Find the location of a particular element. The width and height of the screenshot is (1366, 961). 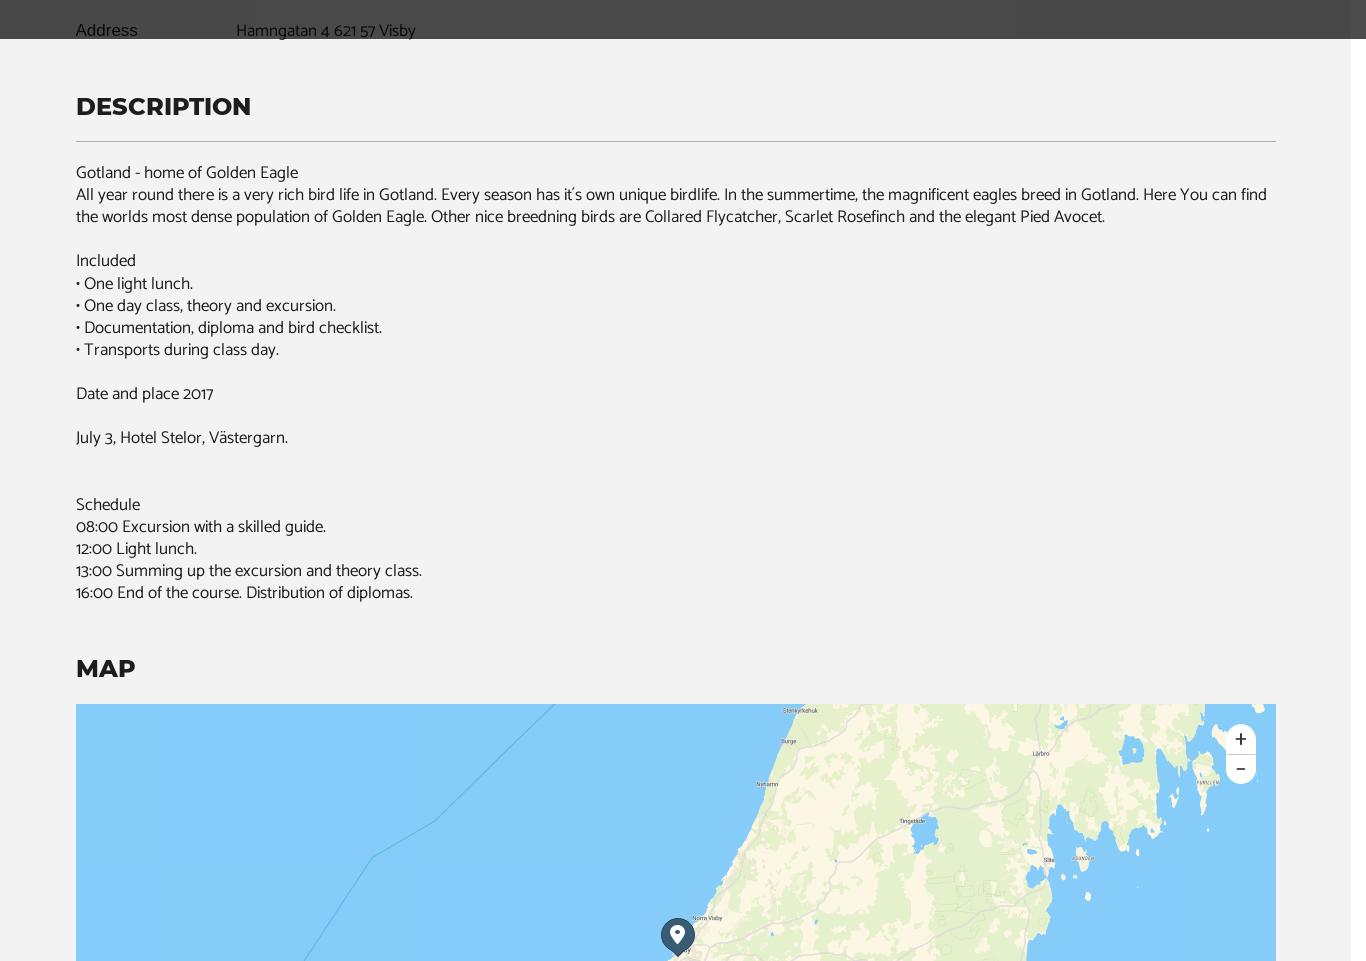

'All year round there is a very rich bird life in Gotland. Every season has it´s own unique birdlife. In the summertime, the magnificent eagles breed in Gotland. Here You can find the worlds most dense population of Golden Eagle. Other nice breedning birds are Collared Flycatcher, Scarlet Rosefinch and the elegant Pied Avocet.' is located at coordinates (669, 206).